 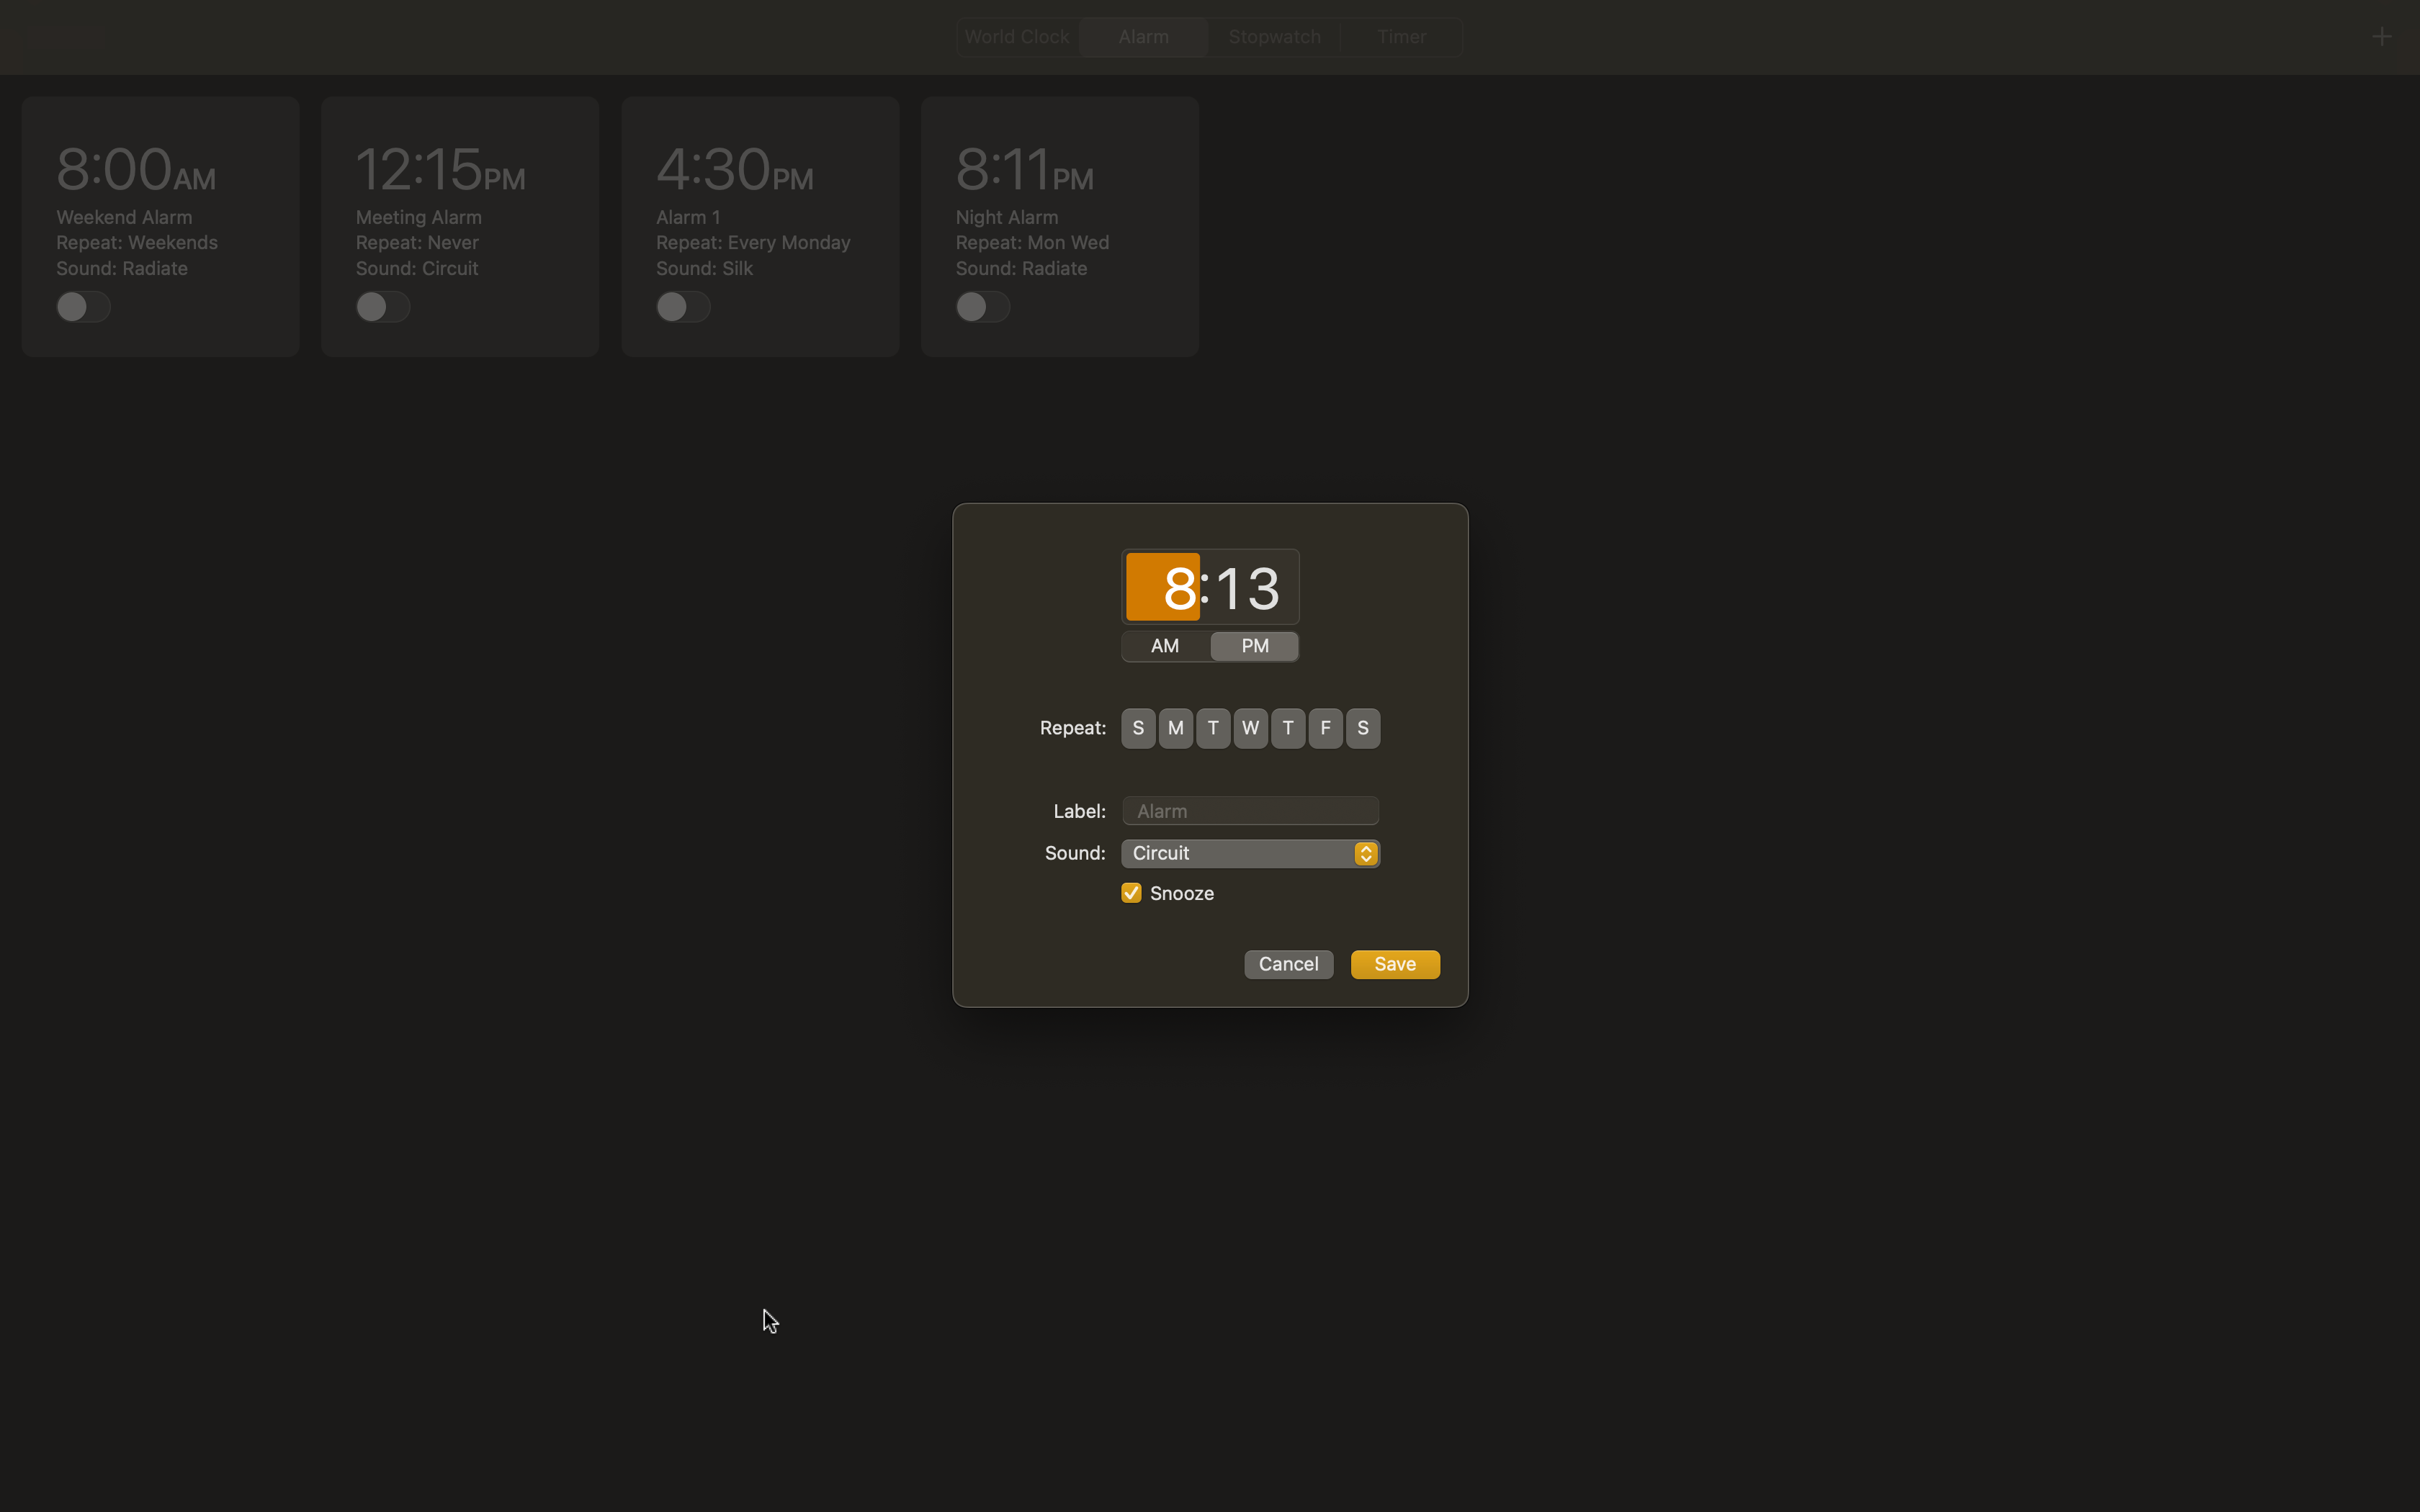 What do you see at coordinates (1250, 807) in the screenshot?
I see `Designate the alarm title as "Important Meeting` at bounding box center [1250, 807].